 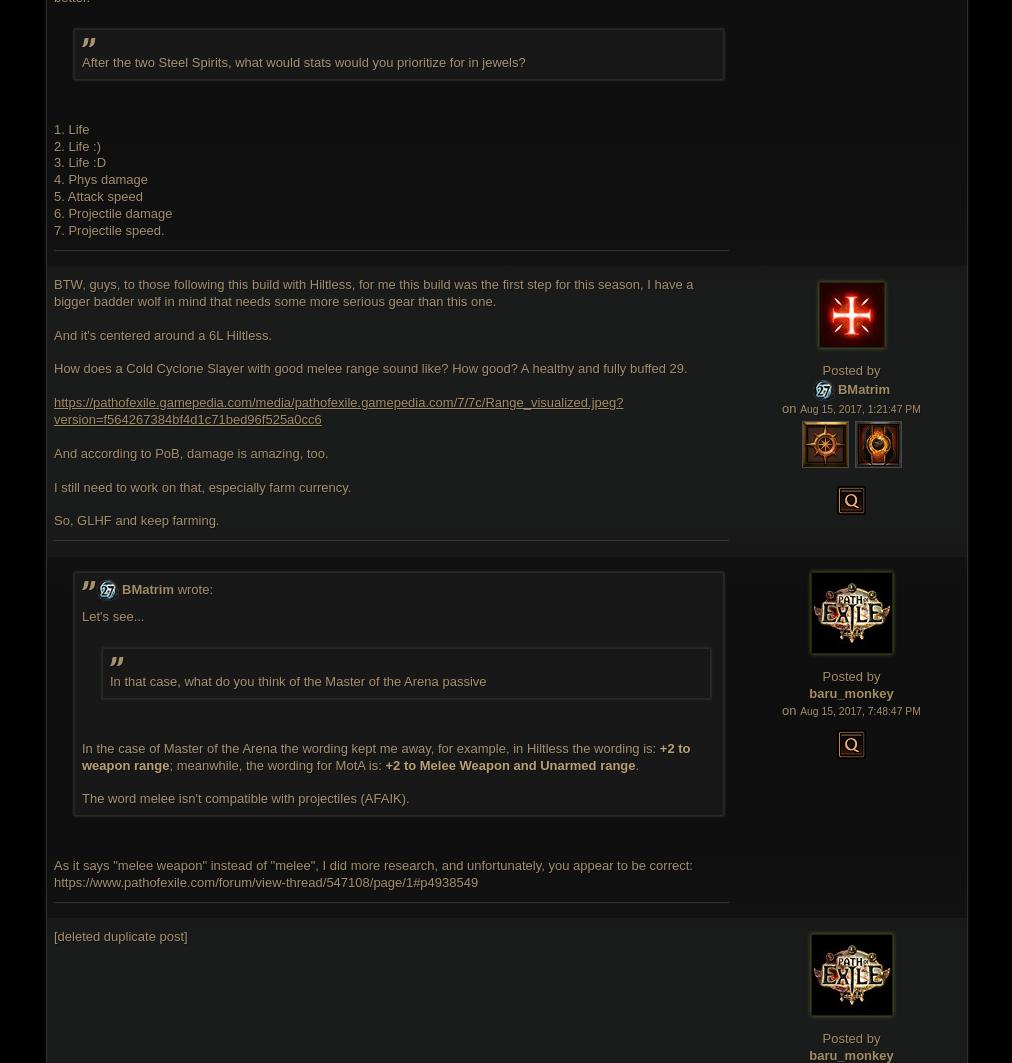 I want to click on '[deleted duplicate post]', so click(x=119, y=934).